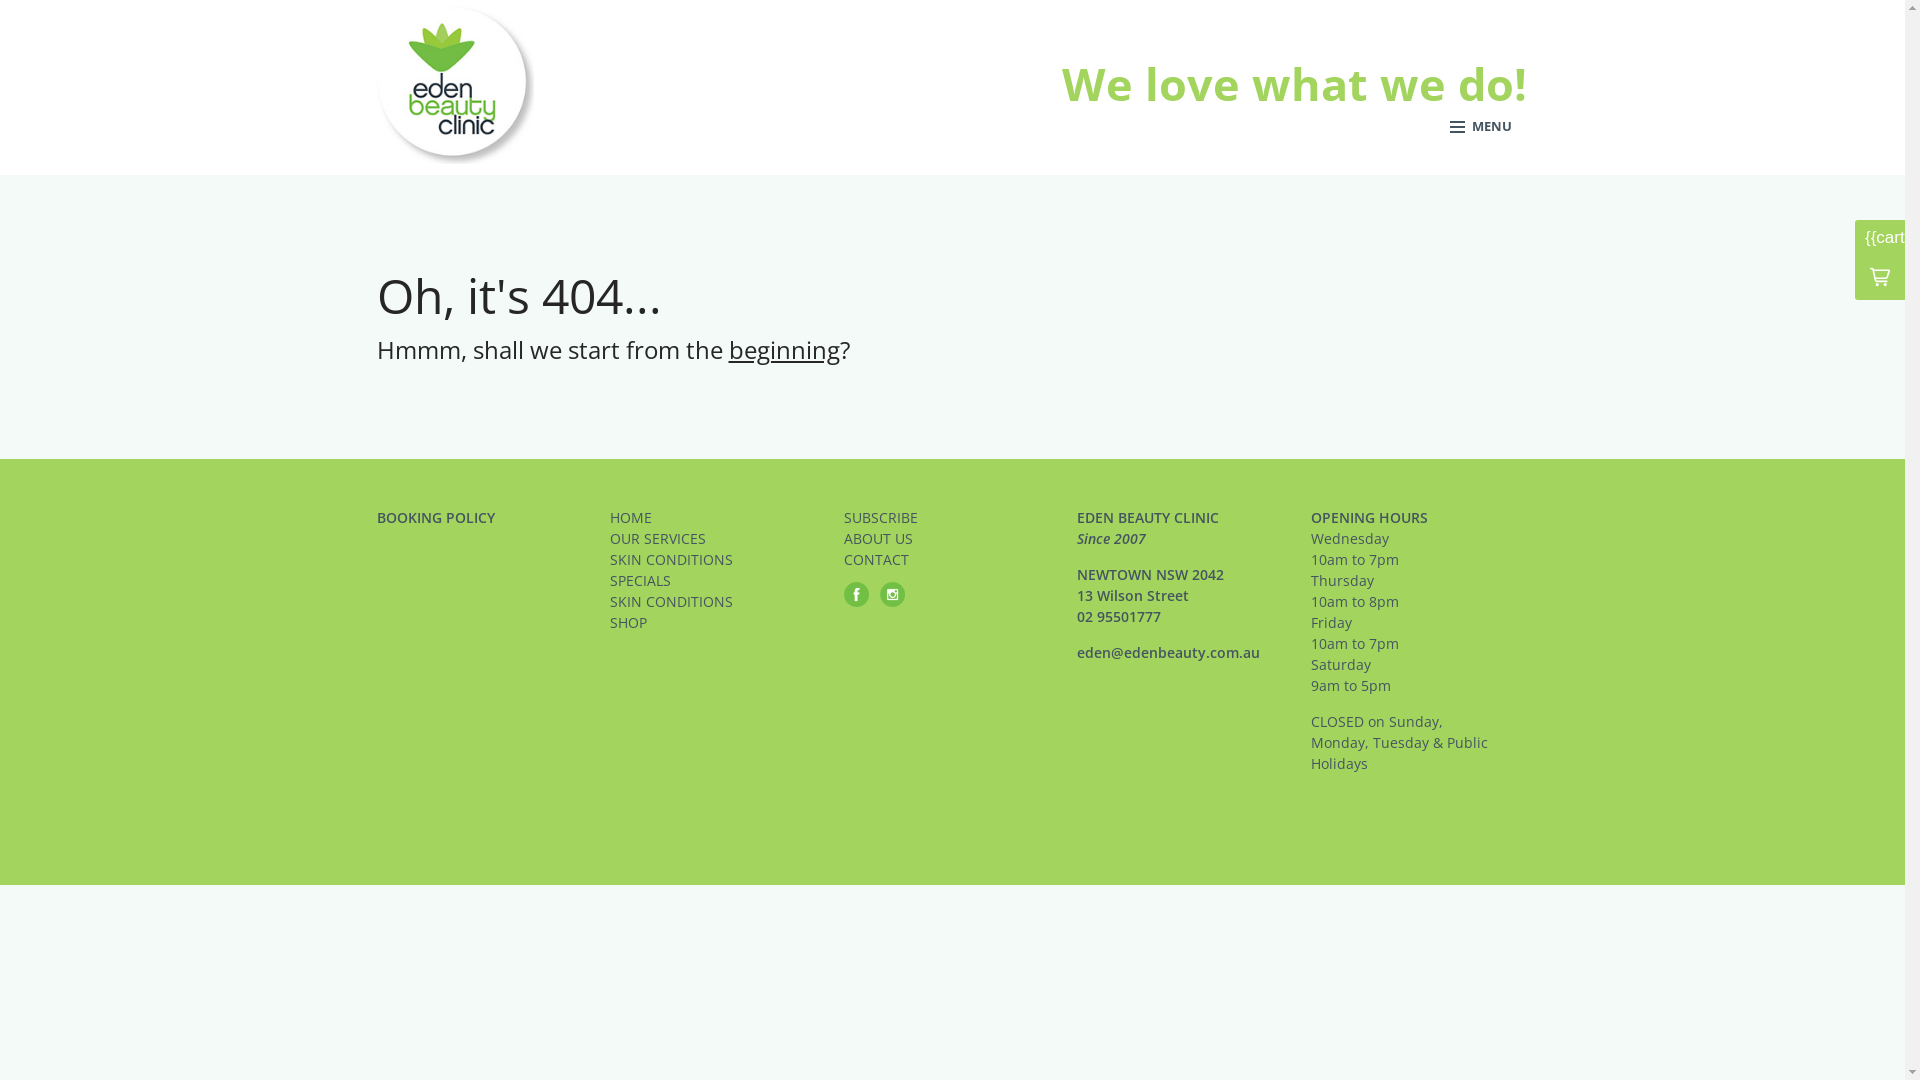  Describe the element at coordinates (719, 537) in the screenshot. I see `'OUR SERVICES'` at that location.